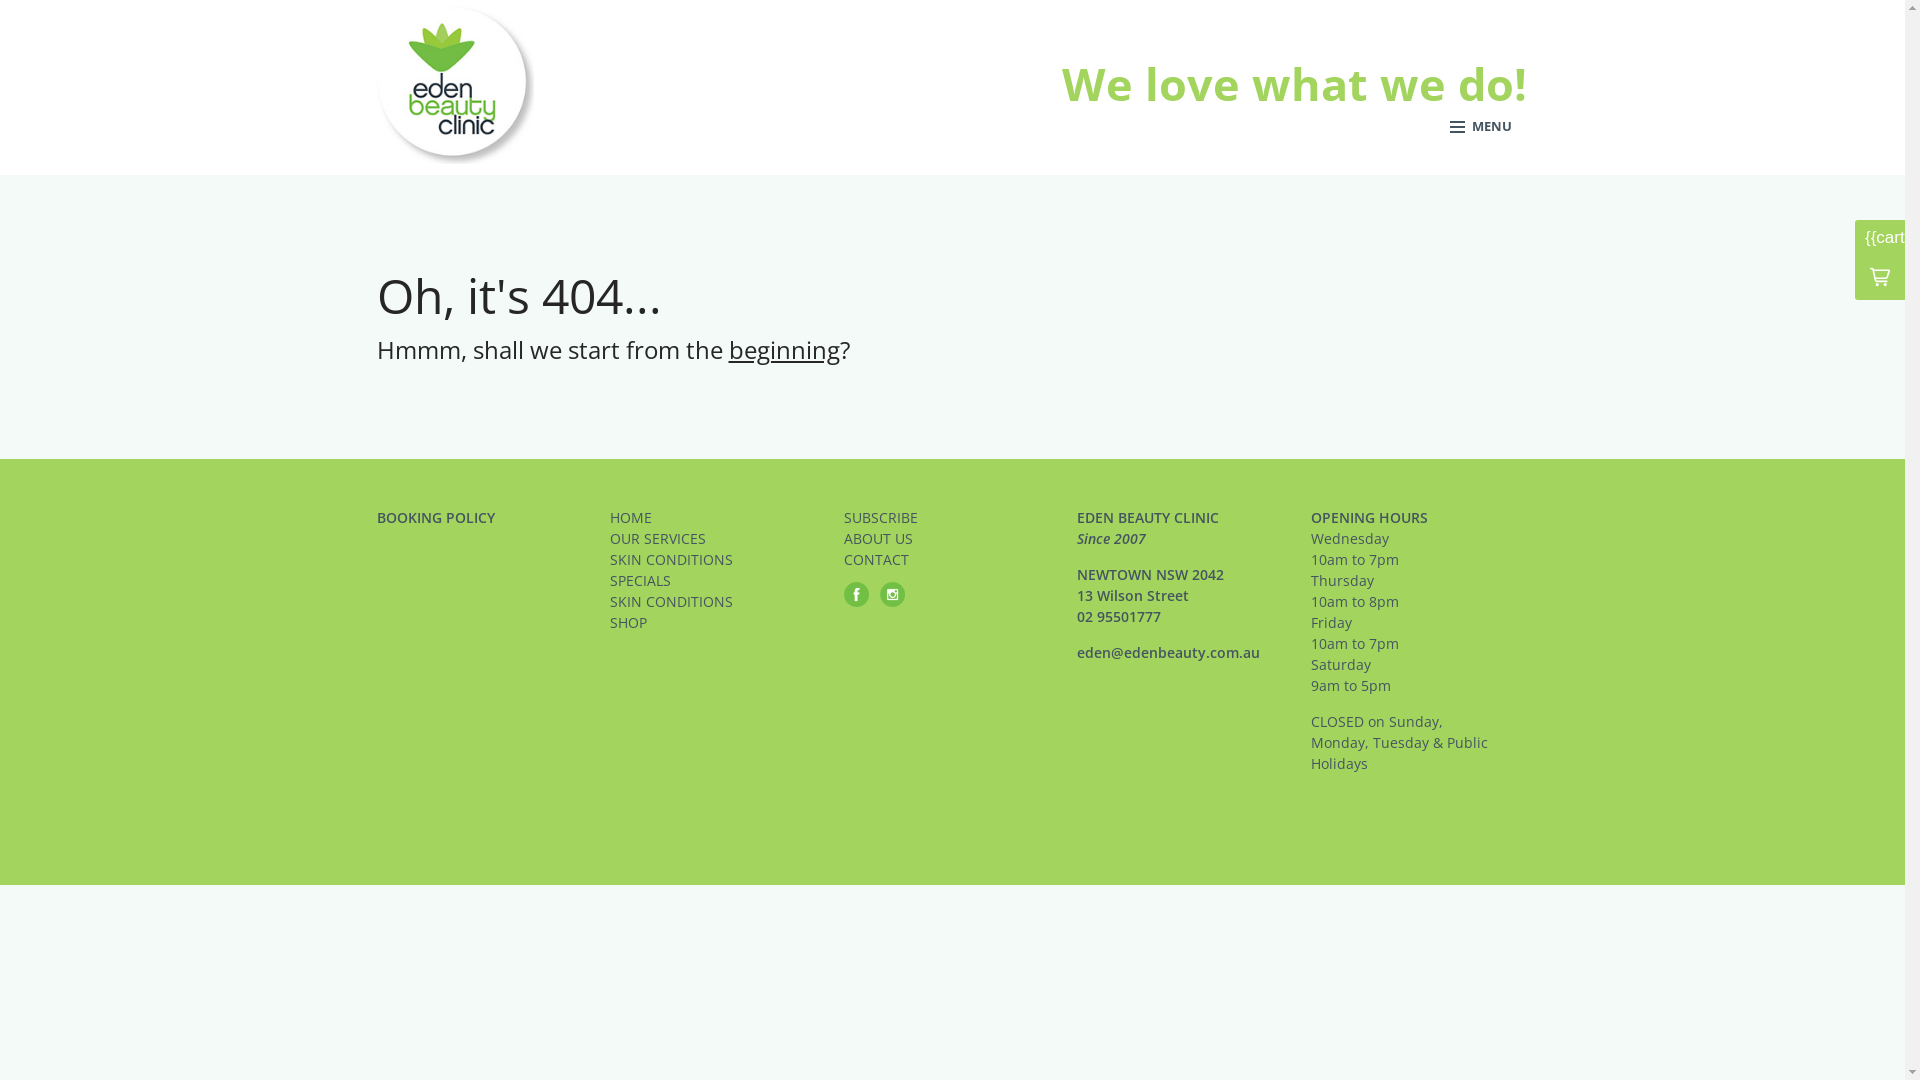  Describe the element at coordinates (719, 537) in the screenshot. I see `'OUR SERVICES'` at that location.